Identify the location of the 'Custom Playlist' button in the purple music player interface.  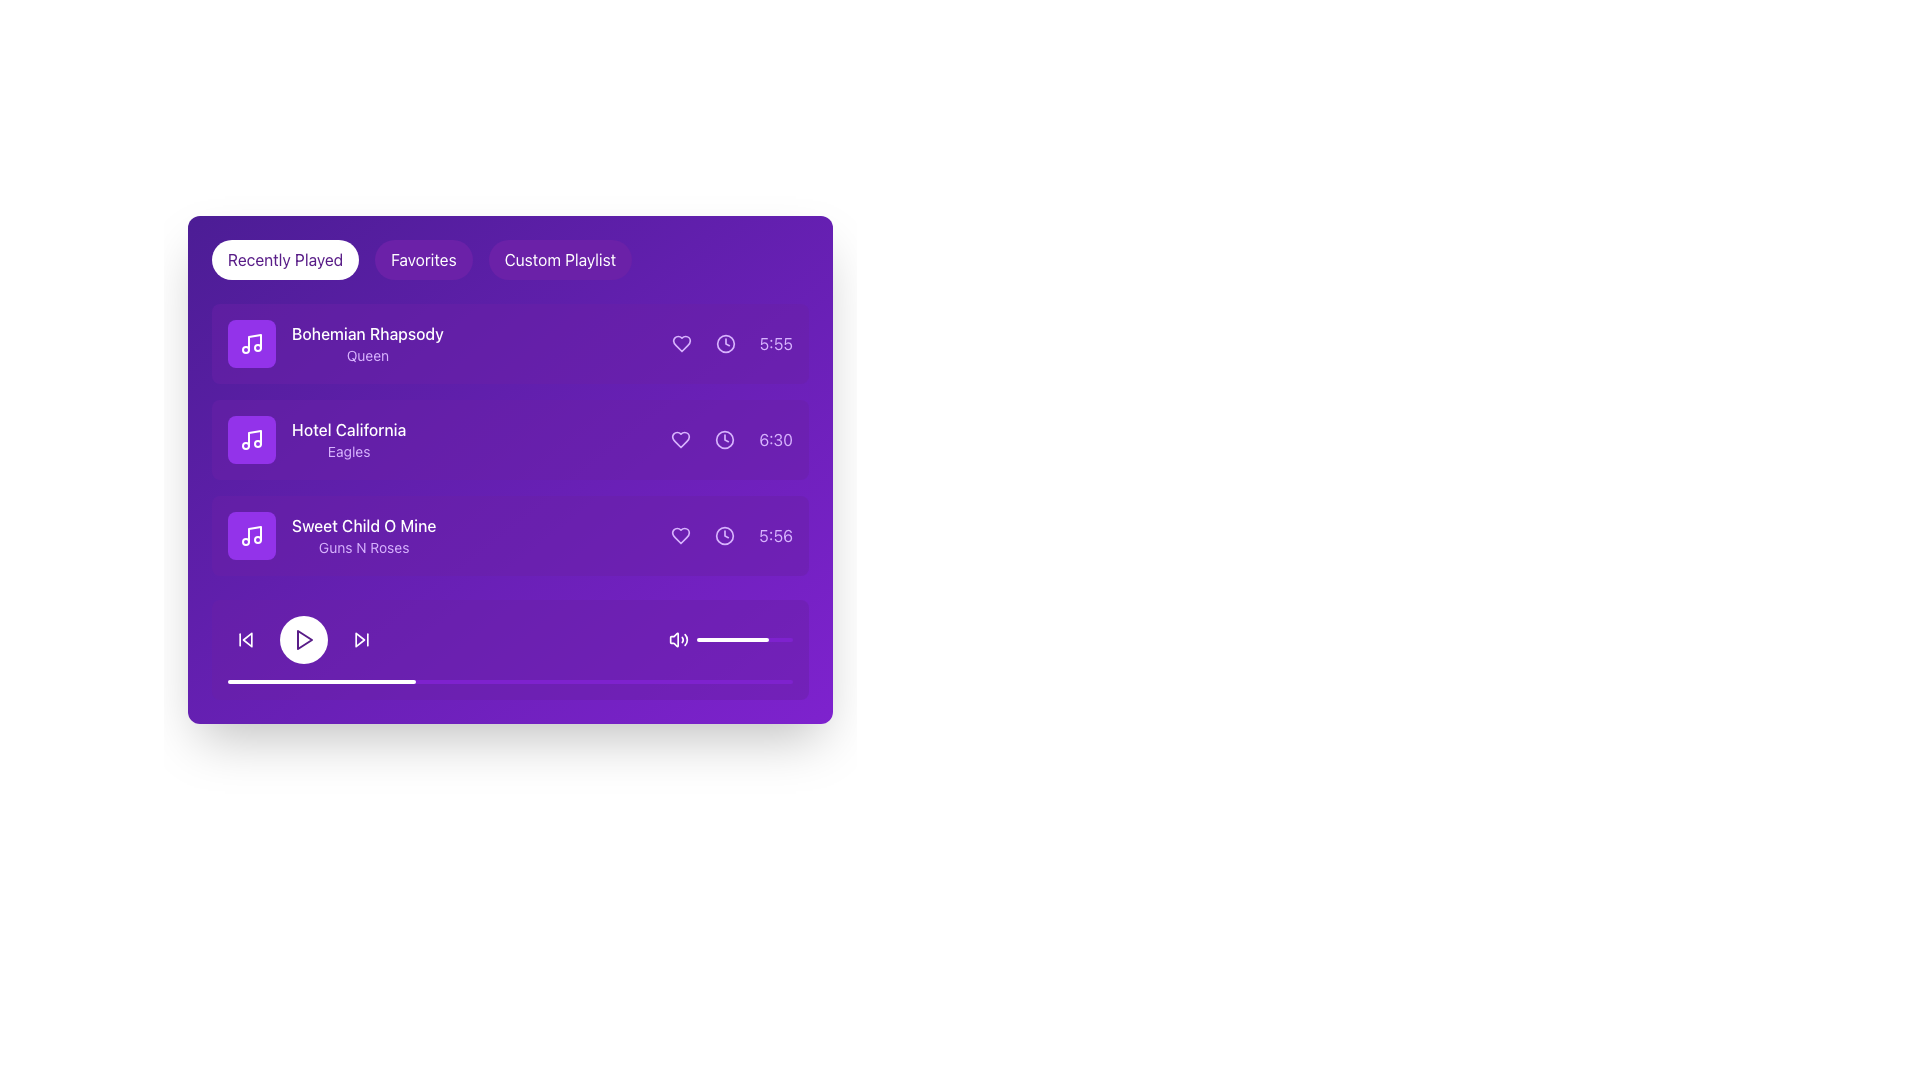
(560, 258).